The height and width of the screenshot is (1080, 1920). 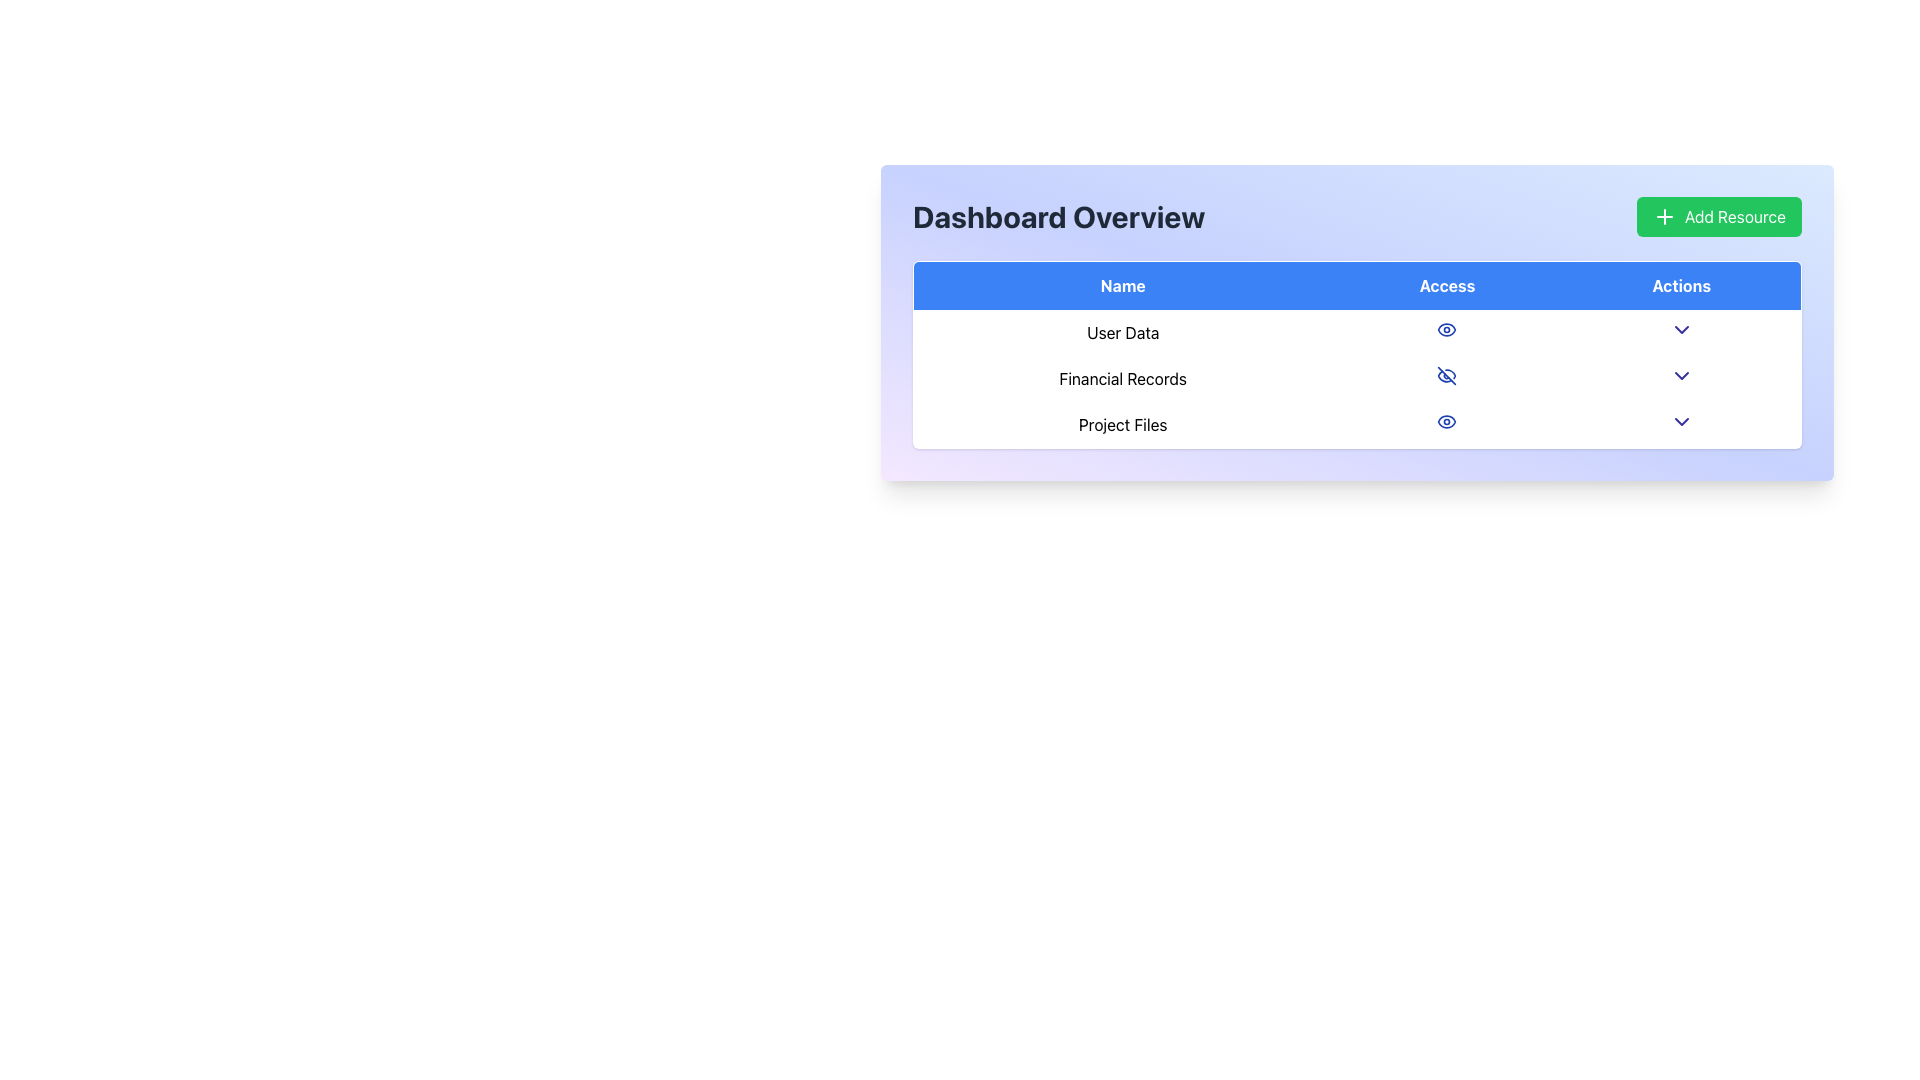 I want to click on the downward-pointing triangle icon in the 'Actions' column of the 'User Data' row, so click(x=1680, y=331).